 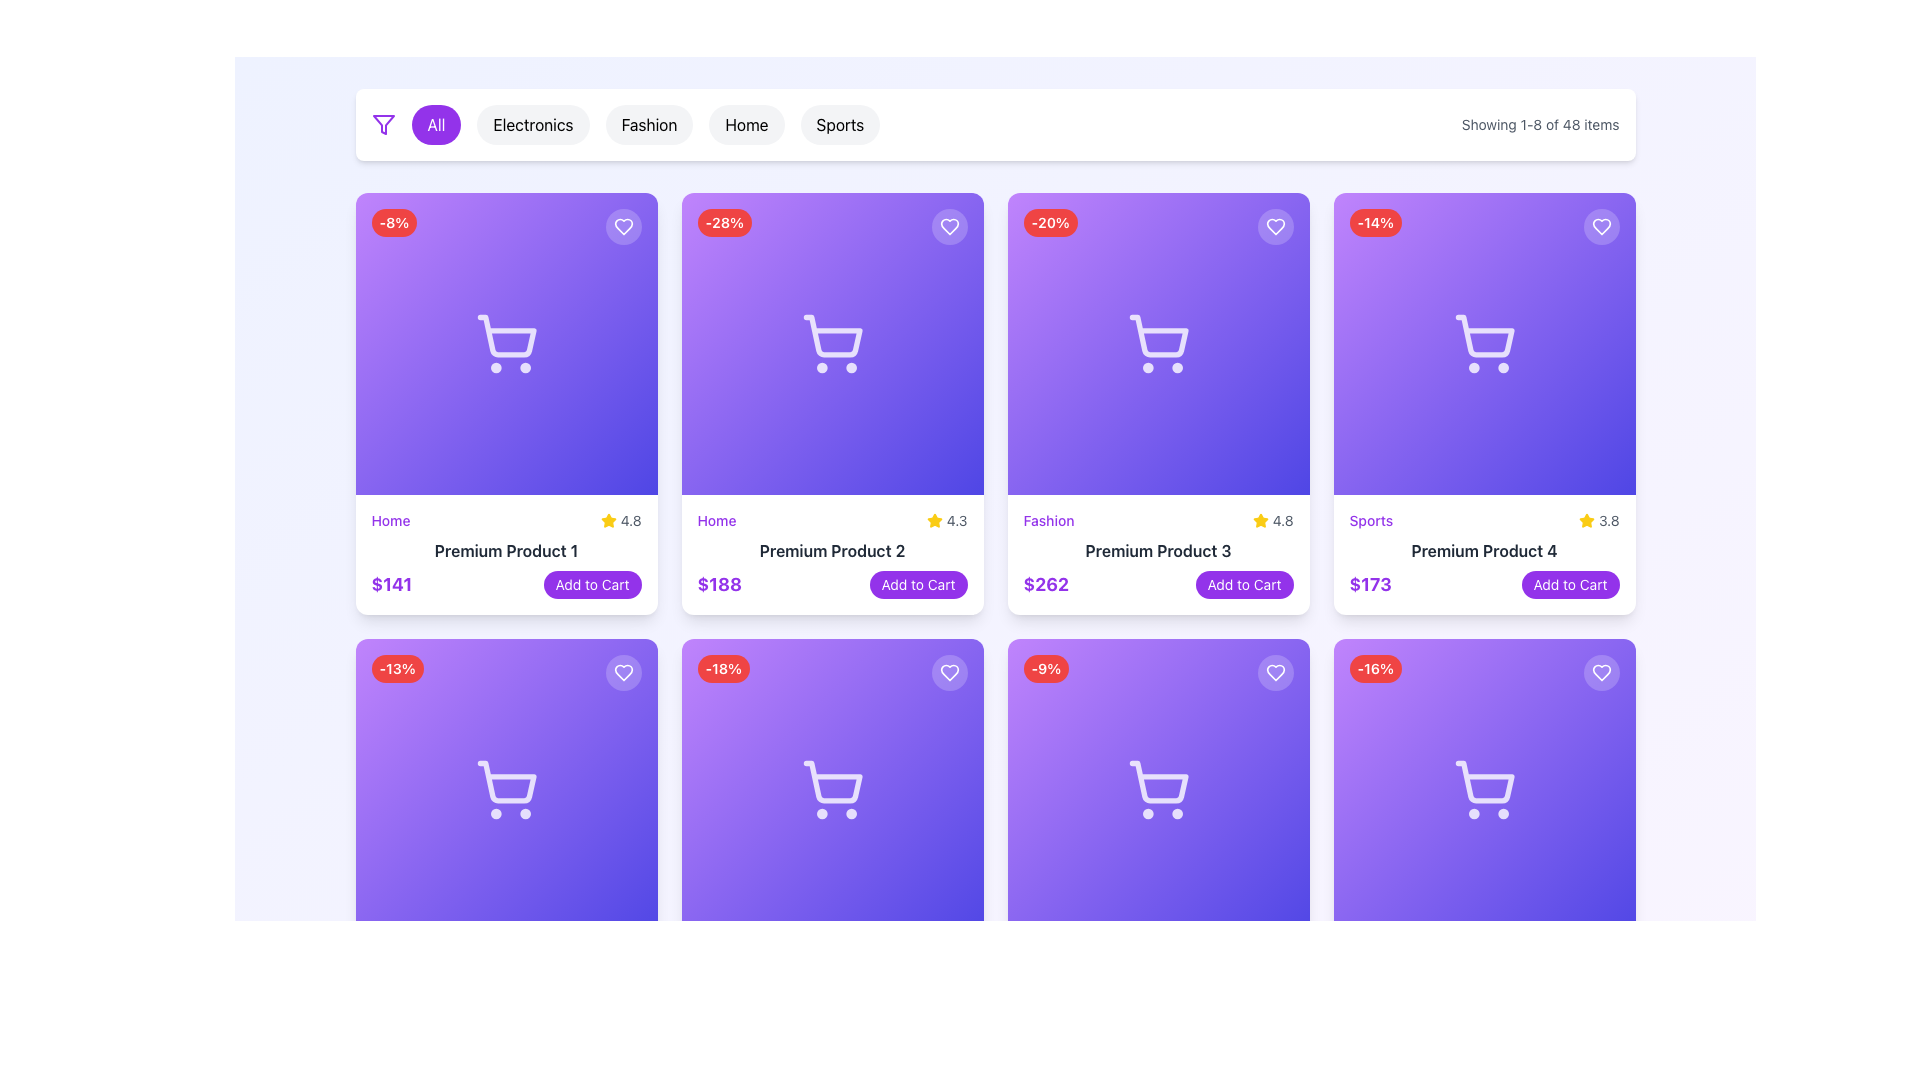 I want to click on the price text label located in the bottom-left section of the product card titled 'Premium Product 4', under the label 'Sports', to the left of the 'Add to Cart' button, so click(x=1369, y=585).